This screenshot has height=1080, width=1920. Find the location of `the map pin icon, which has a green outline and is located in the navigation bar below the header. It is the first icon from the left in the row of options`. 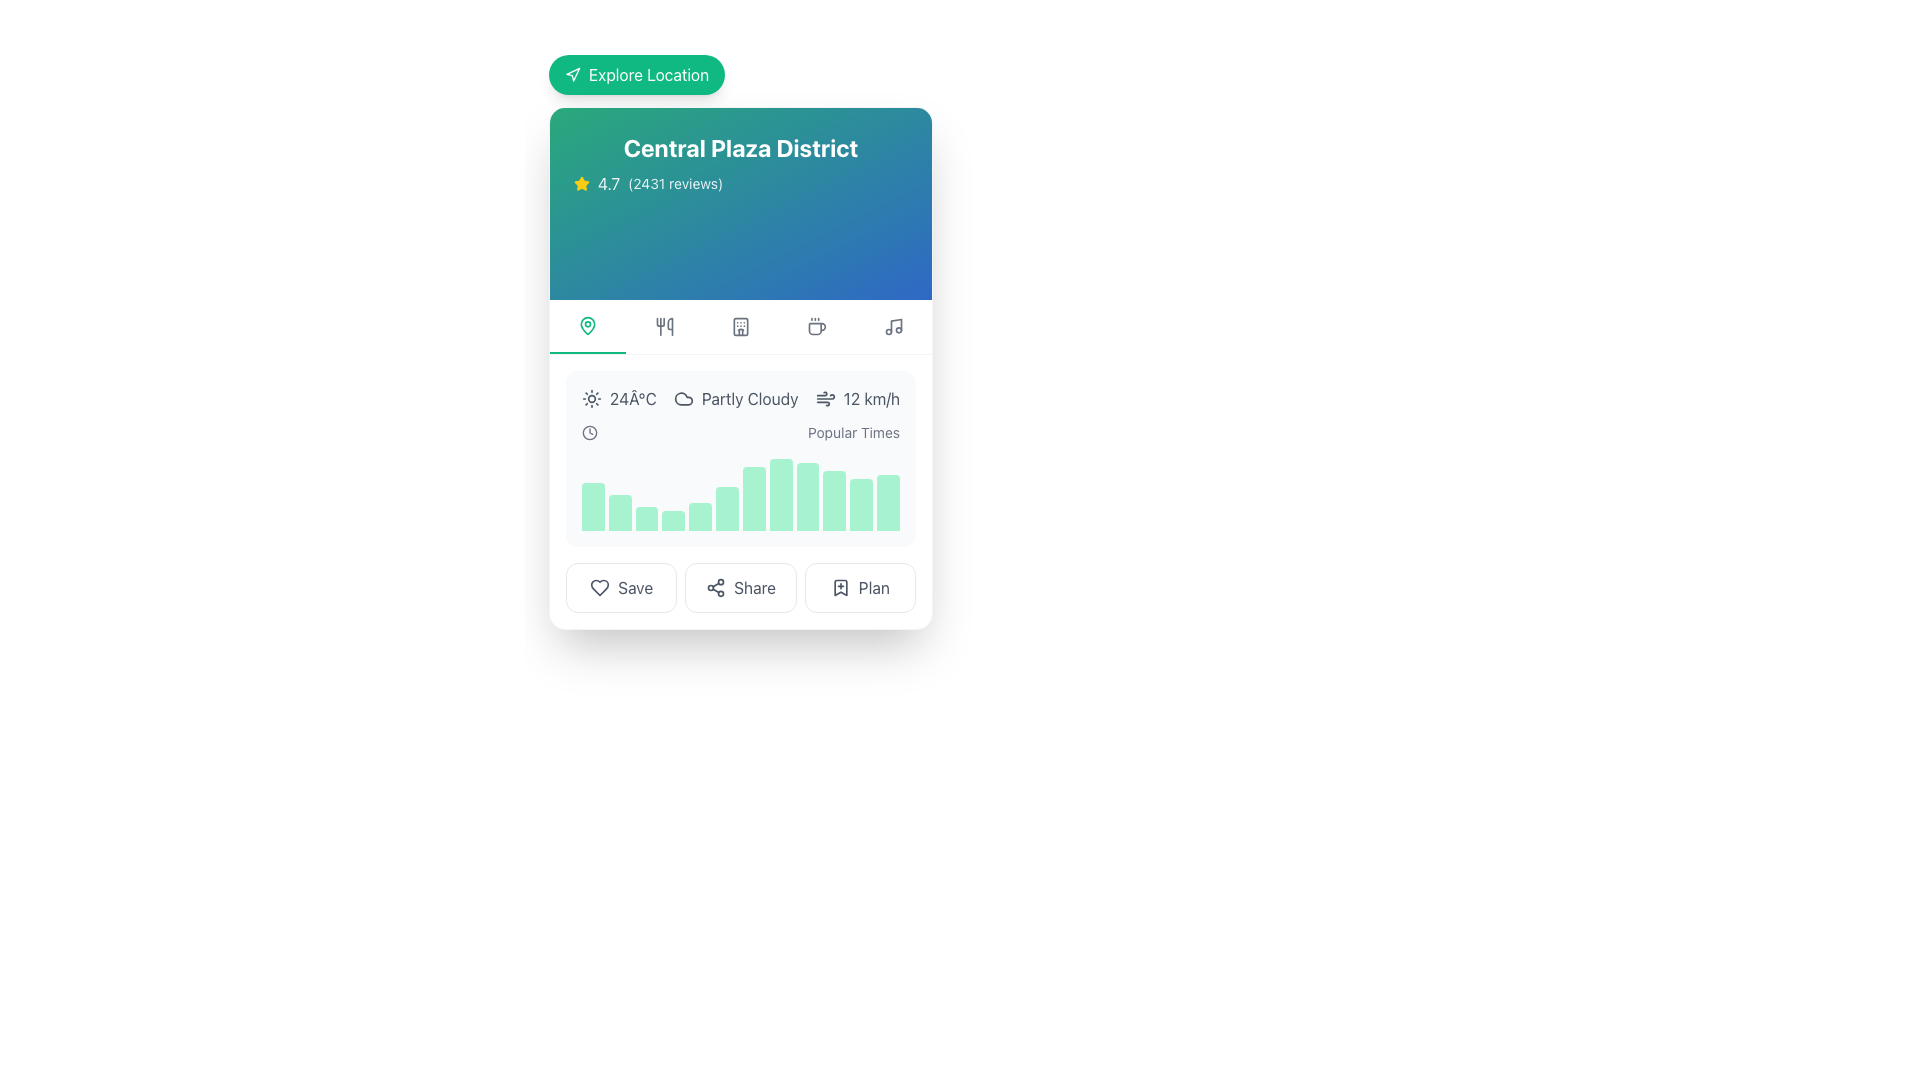

the map pin icon, which has a green outline and is located in the navigation bar below the header. It is the first icon from the left in the row of options is located at coordinates (587, 325).